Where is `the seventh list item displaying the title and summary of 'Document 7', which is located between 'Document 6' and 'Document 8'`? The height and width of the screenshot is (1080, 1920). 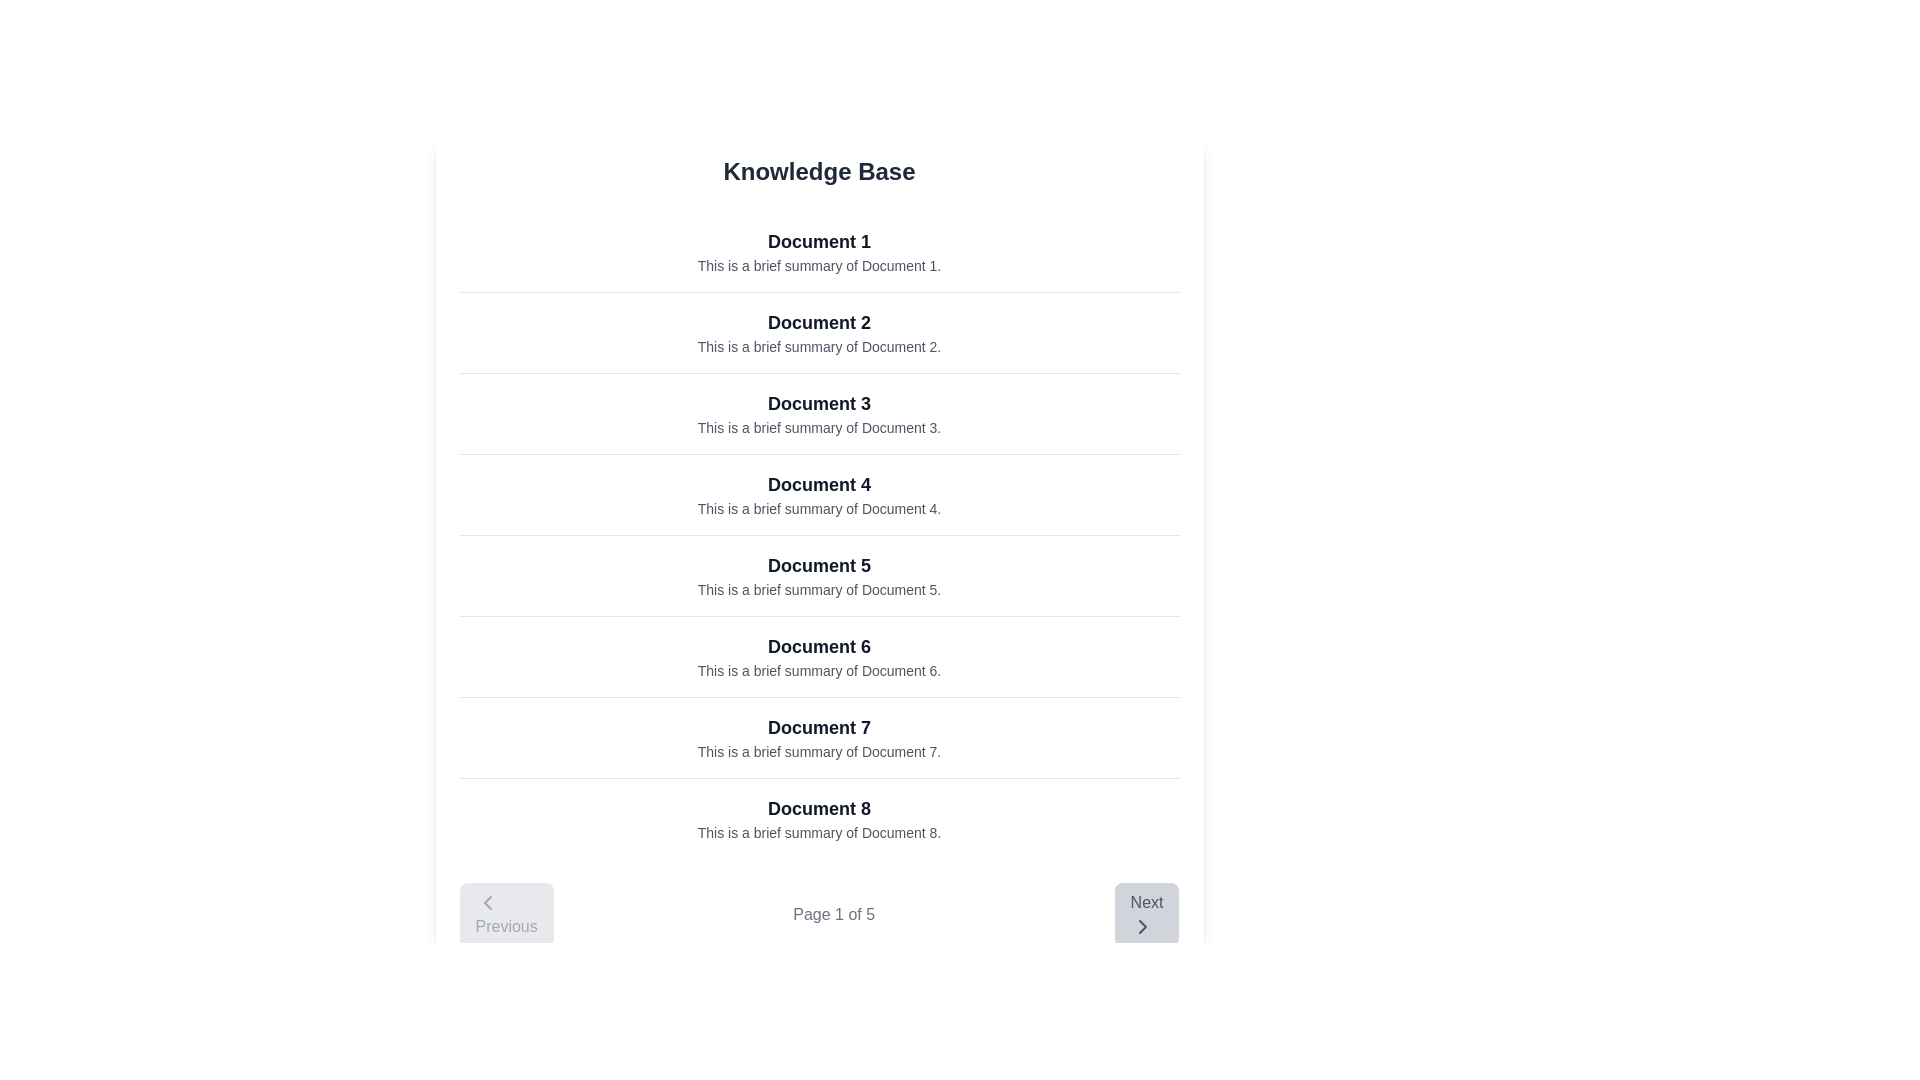 the seventh list item displaying the title and summary of 'Document 7', which is located between 'Document 6' and 'Document 8' is located at coordinates (819, 737).